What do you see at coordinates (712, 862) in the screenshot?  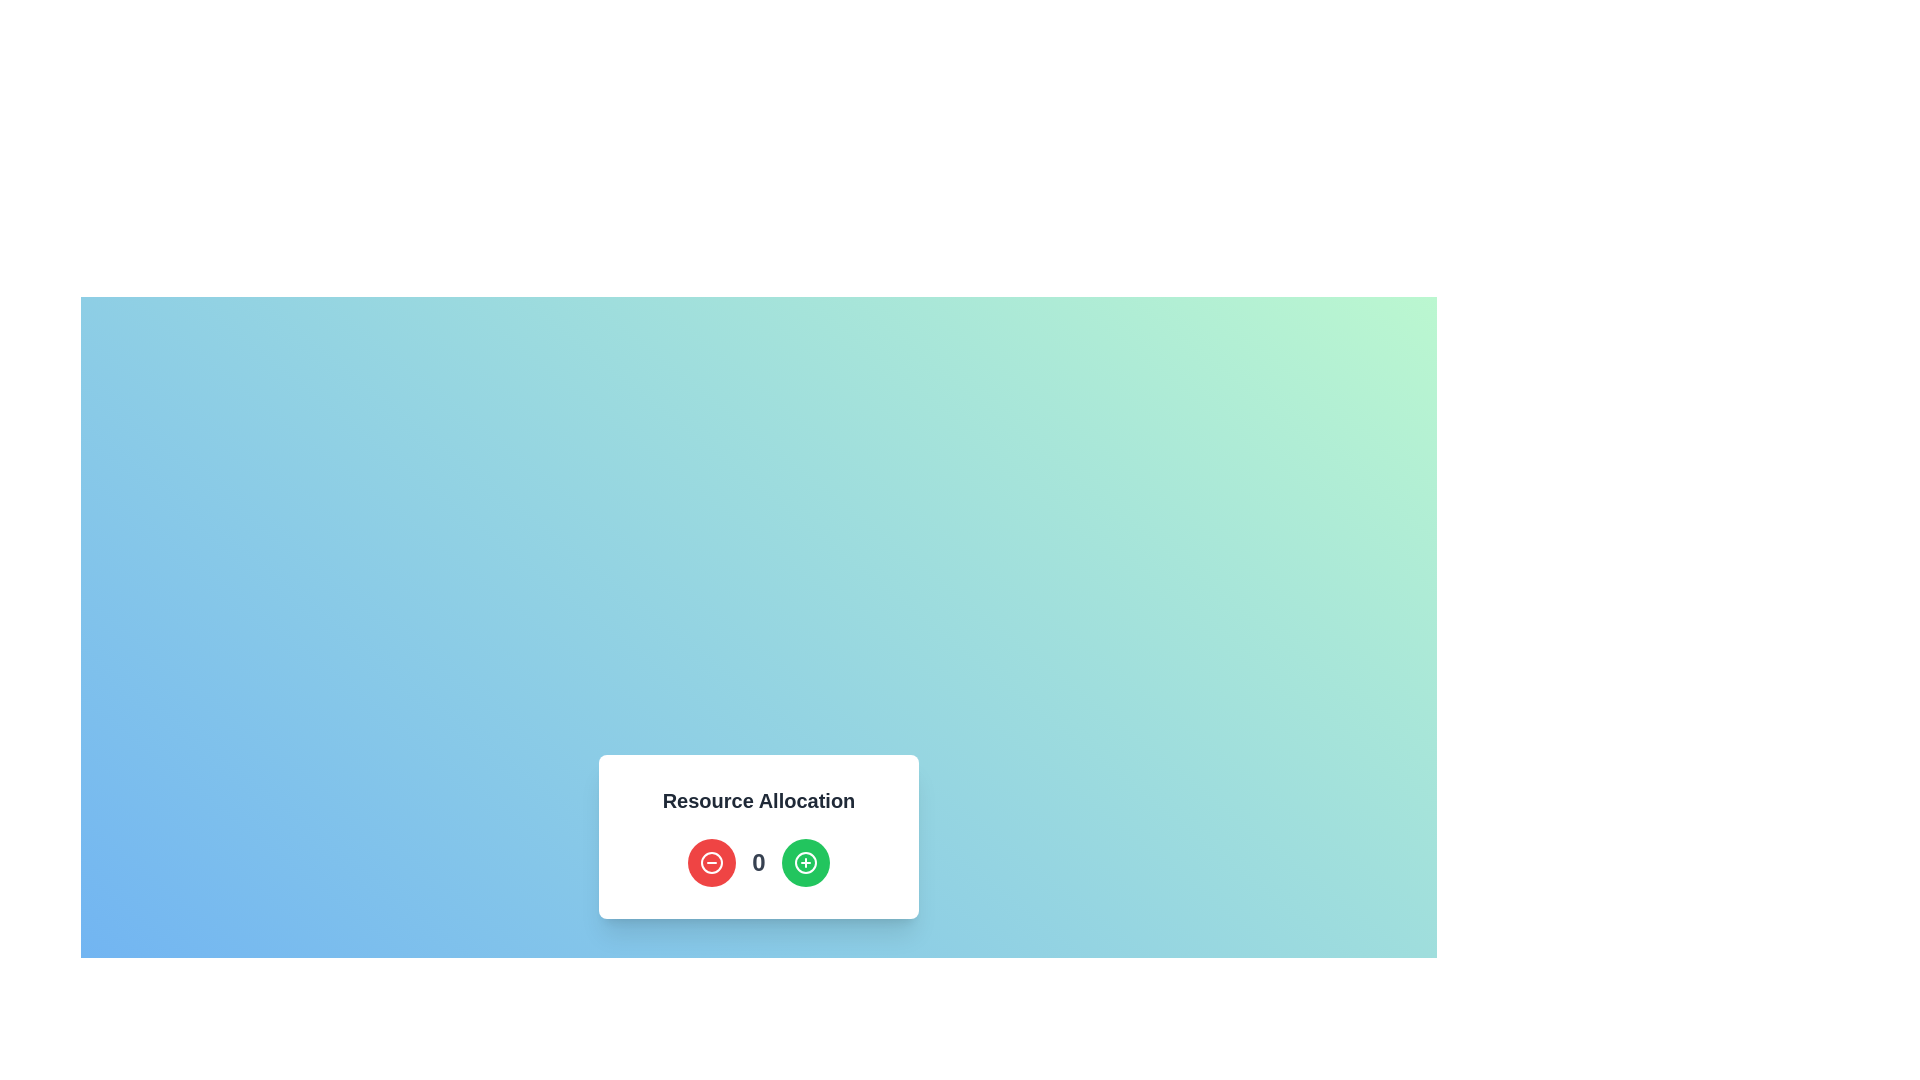 I see `the circular red button with a '-' symbol located under the 'Resource Allocation' header using the keyboard` at bounding box center [712, 862].